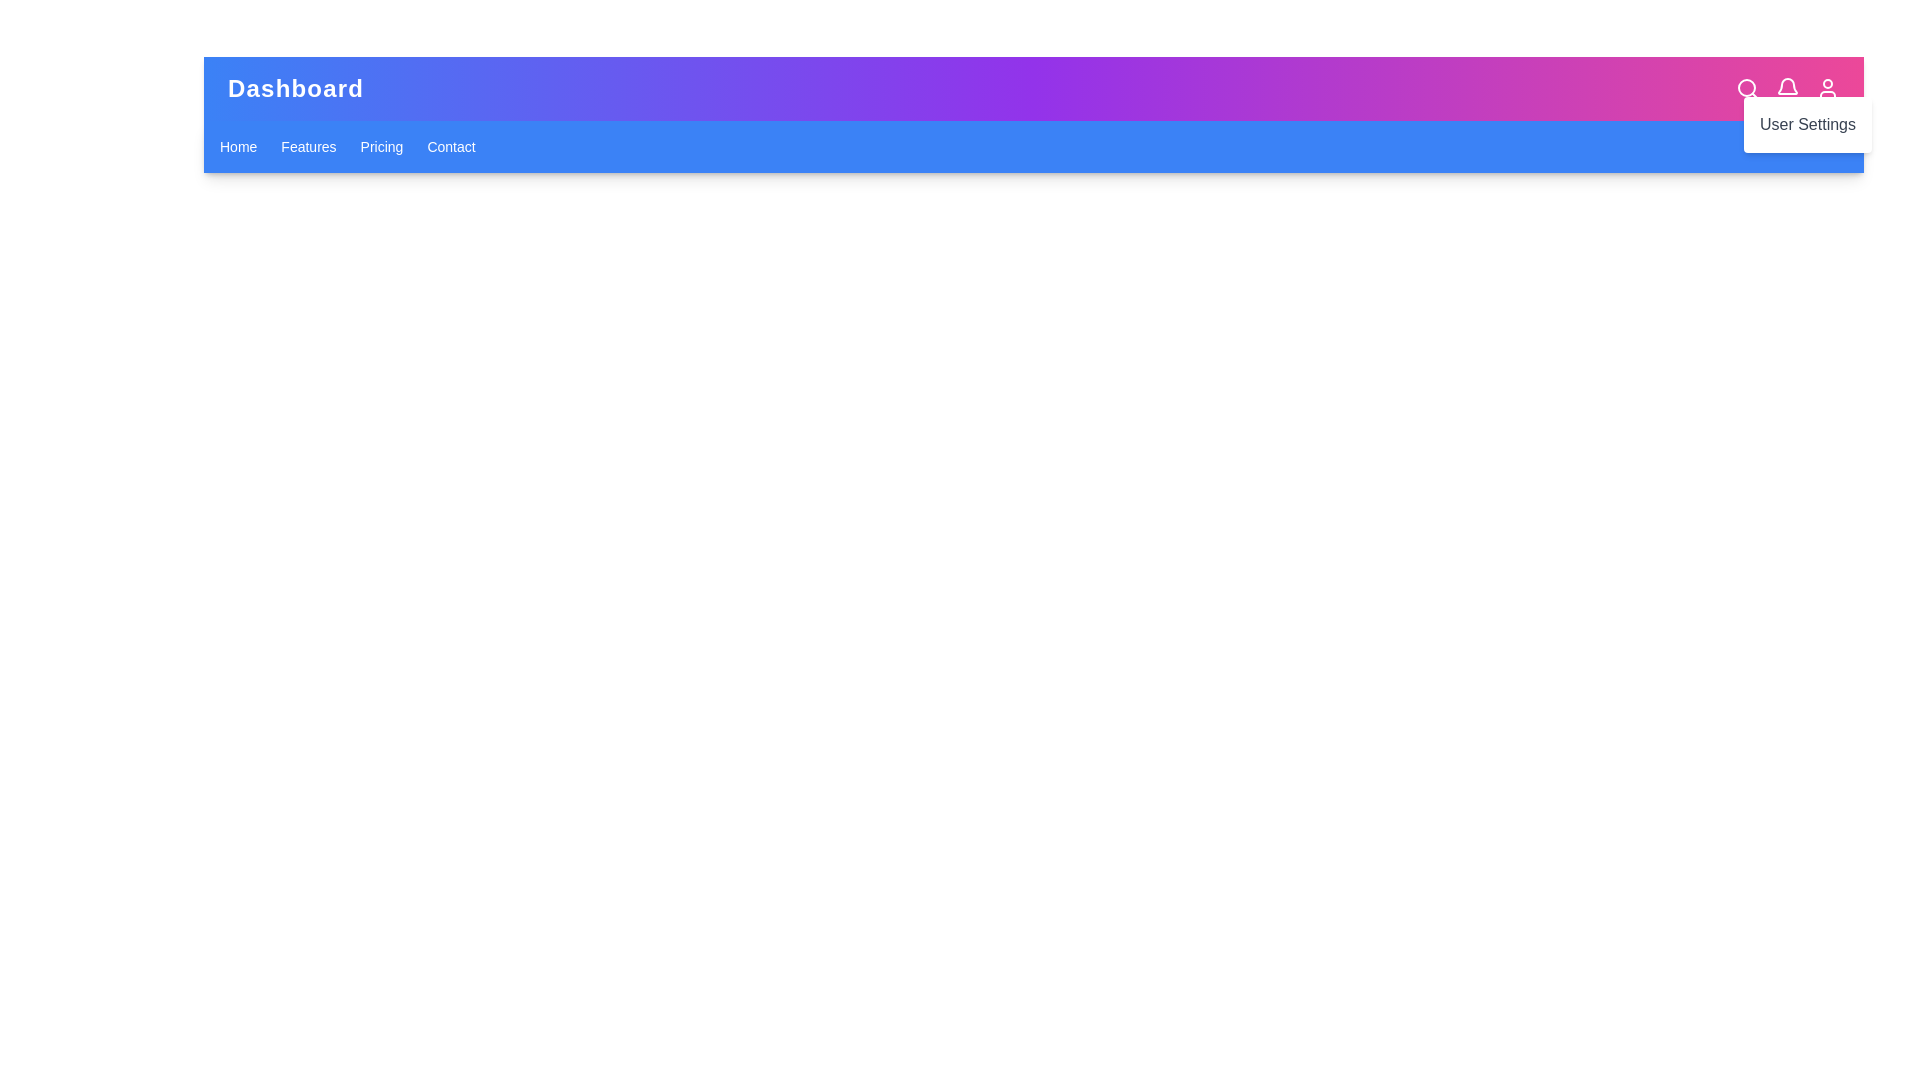  I want to click on the navigation menu item Contact, so click(450, 145).